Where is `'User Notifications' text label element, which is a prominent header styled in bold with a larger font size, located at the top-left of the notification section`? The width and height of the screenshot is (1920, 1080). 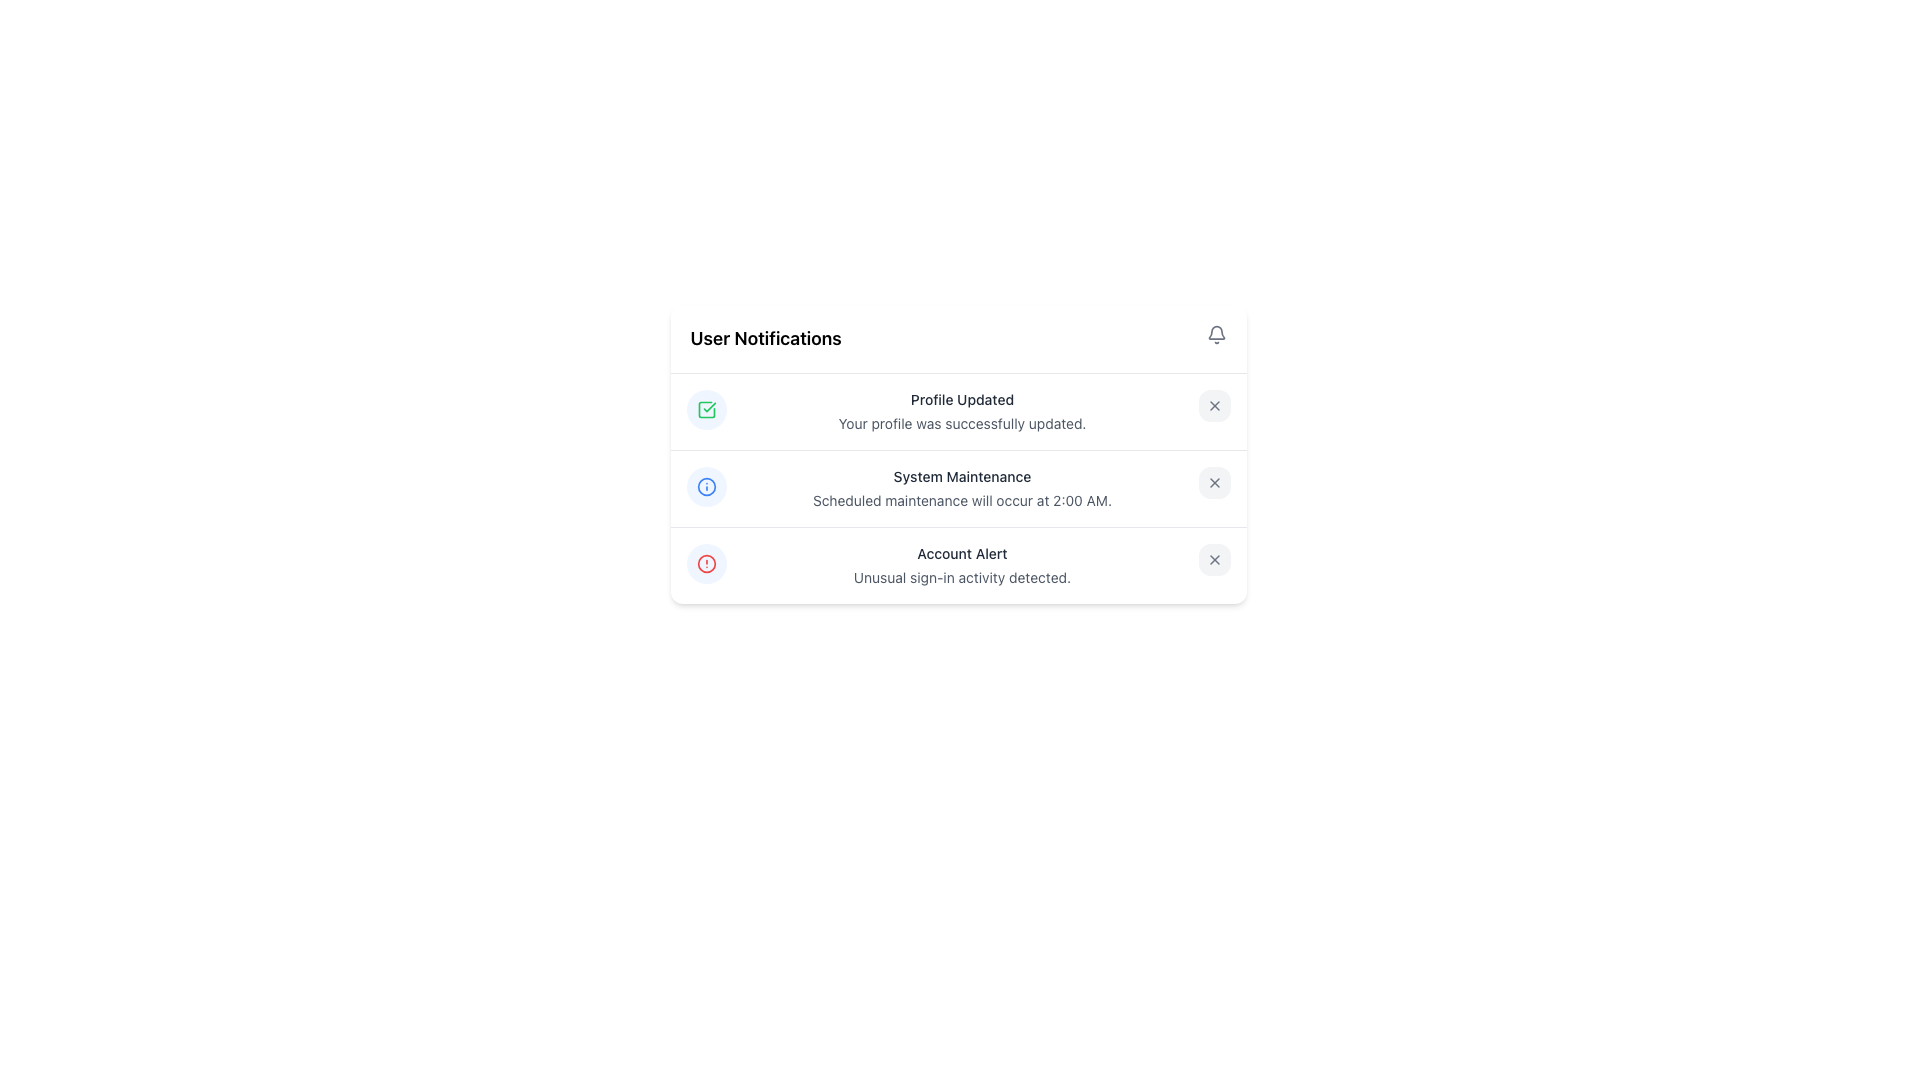 'User Notifications' text label element, which is a prominent header styled in bold with a larger font size, located at the top-left of the notification section is located at coordinates (765, 338).